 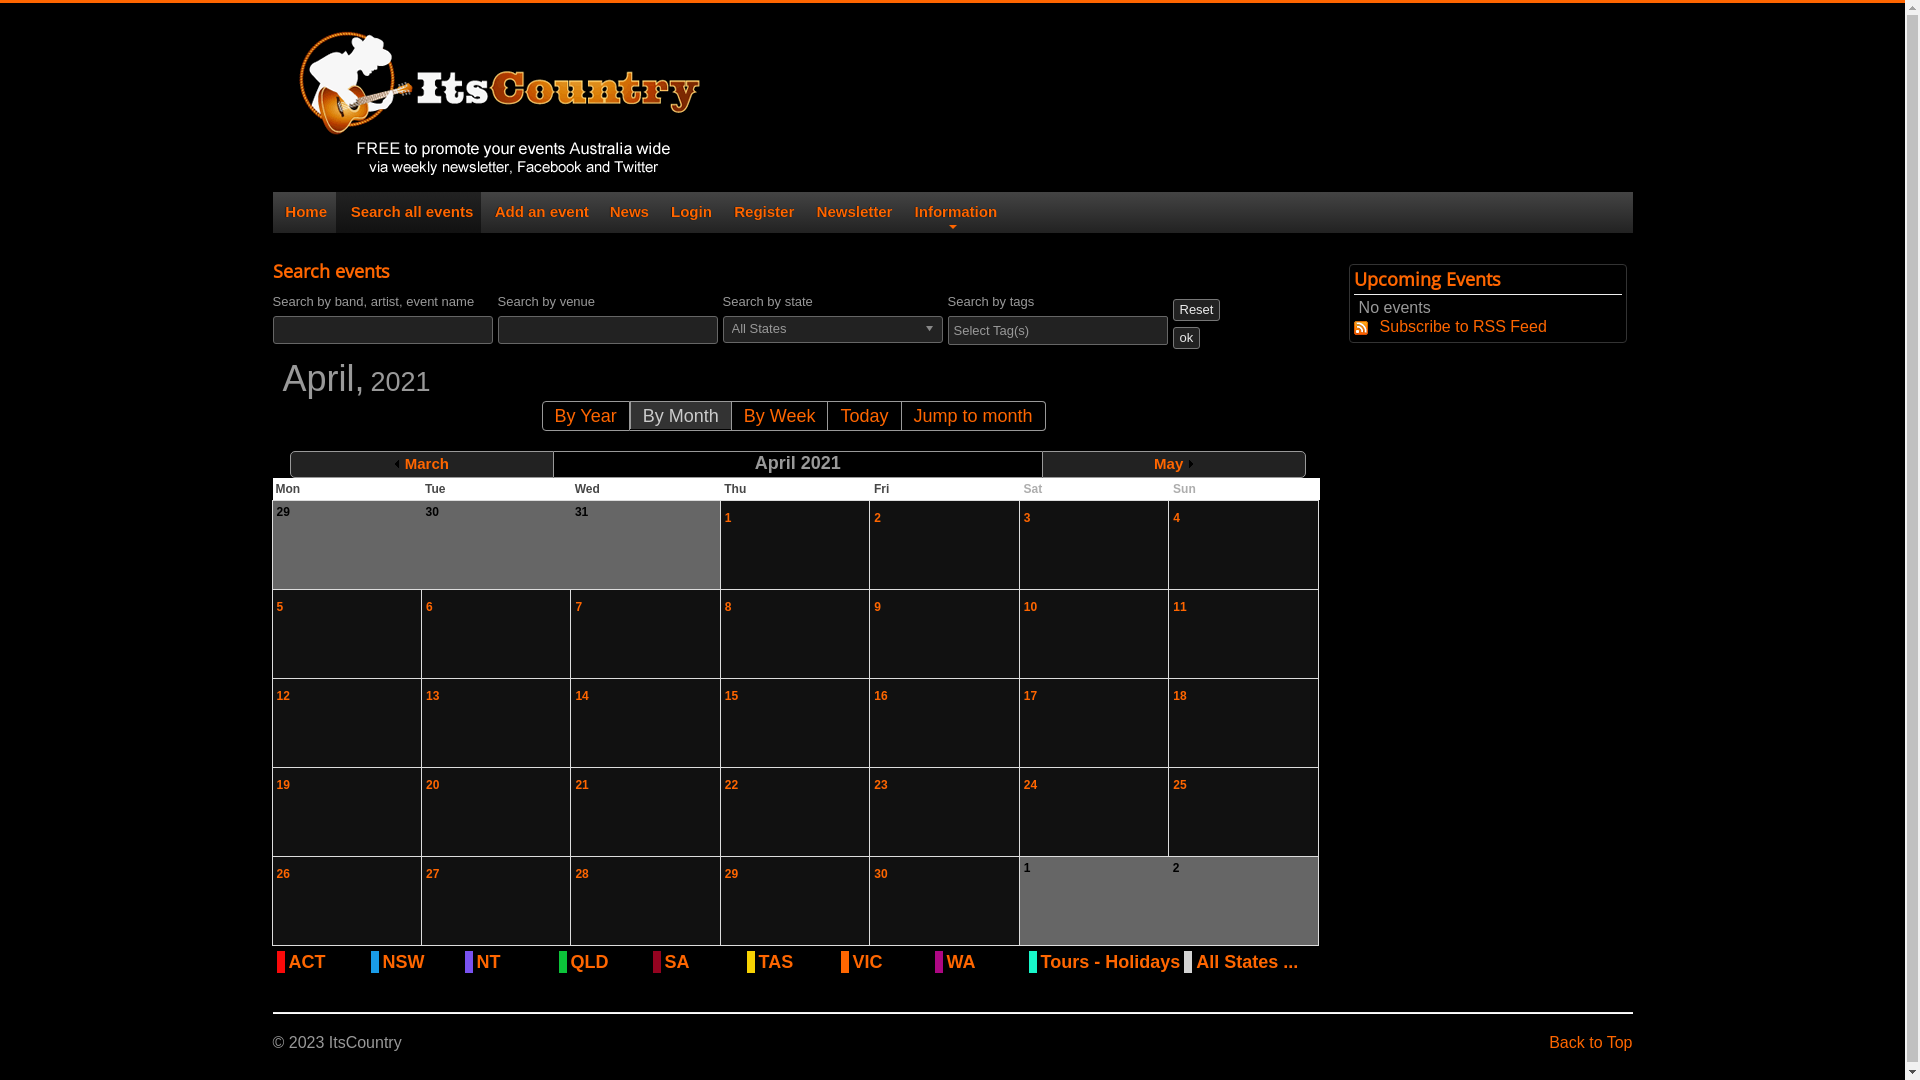 I want to click on 'News', so click(x=607, y=212).